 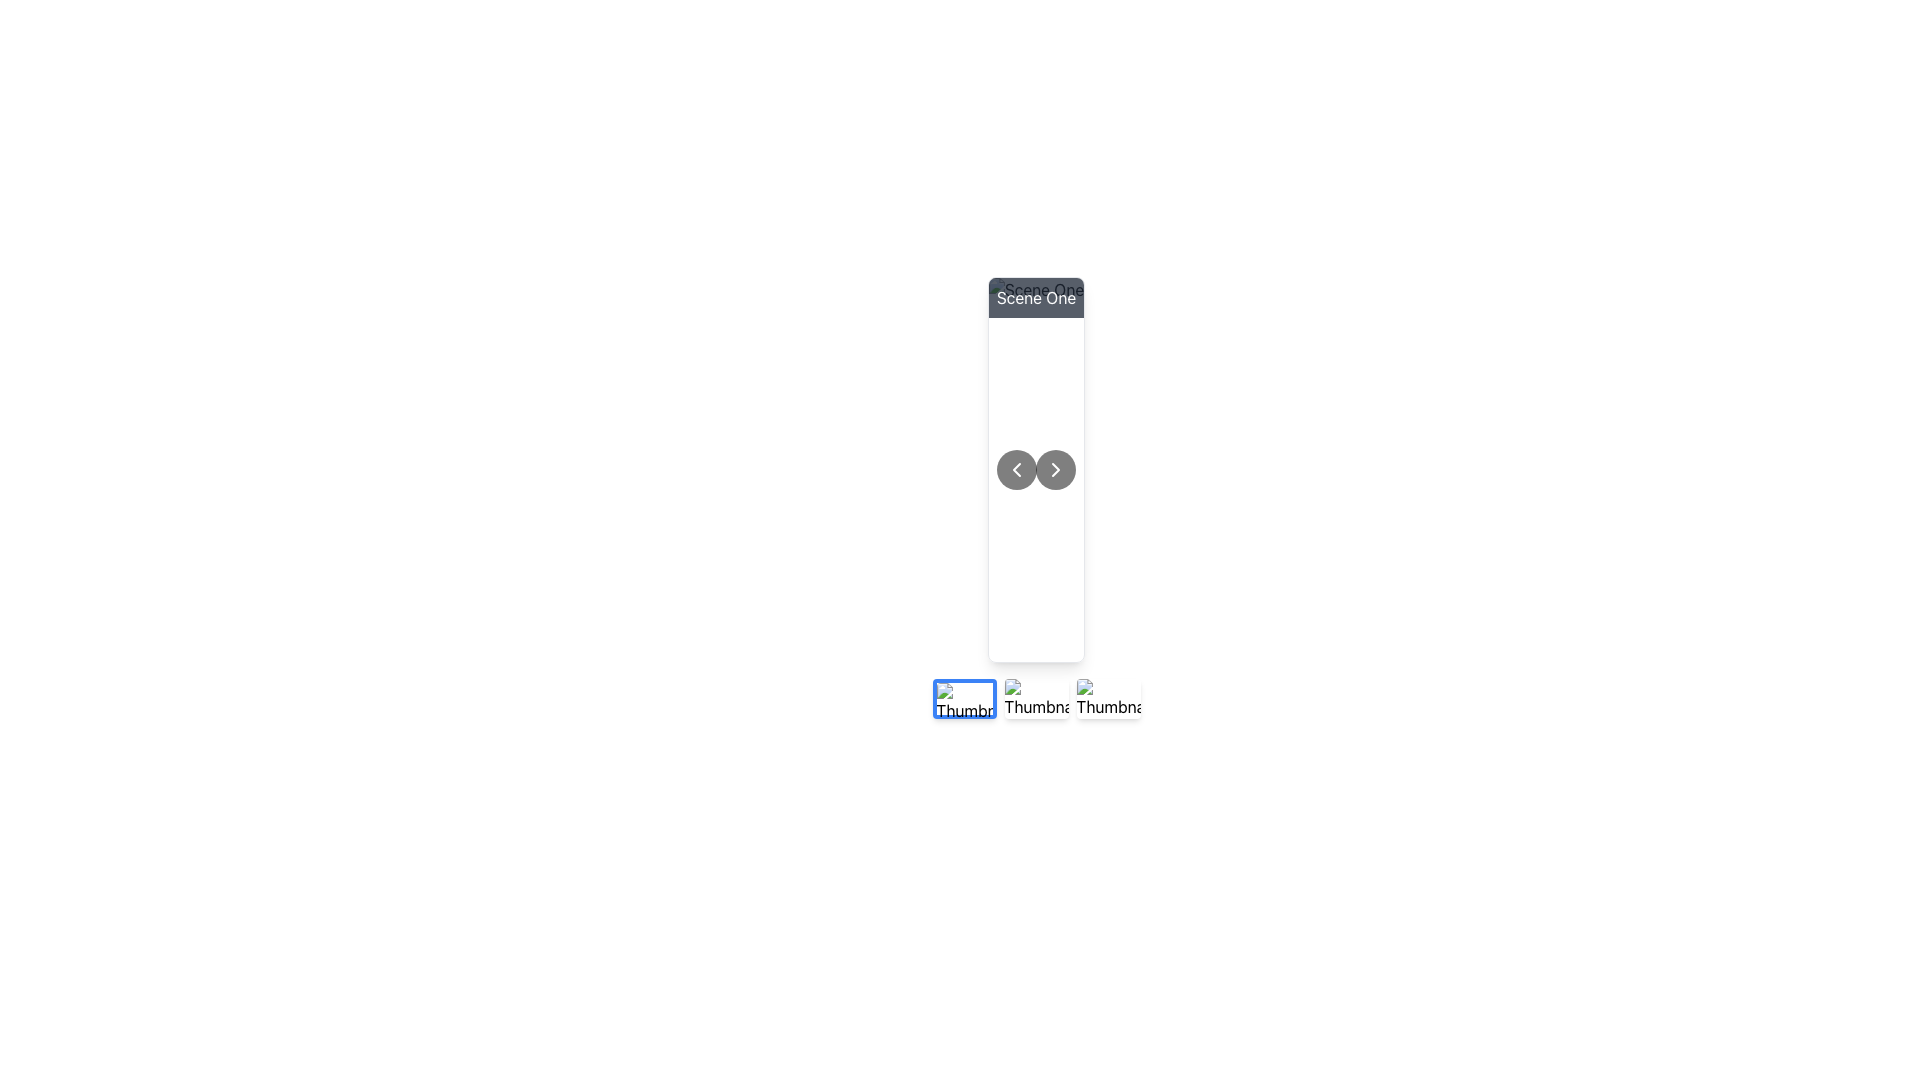 What do you see at coordinates (1016, 470) in the screenshot?
I see `the left-facing arrow button, which is a vector icon styled with a rounded line and situated within a gray circular background` at bounding box center [1016, 470].